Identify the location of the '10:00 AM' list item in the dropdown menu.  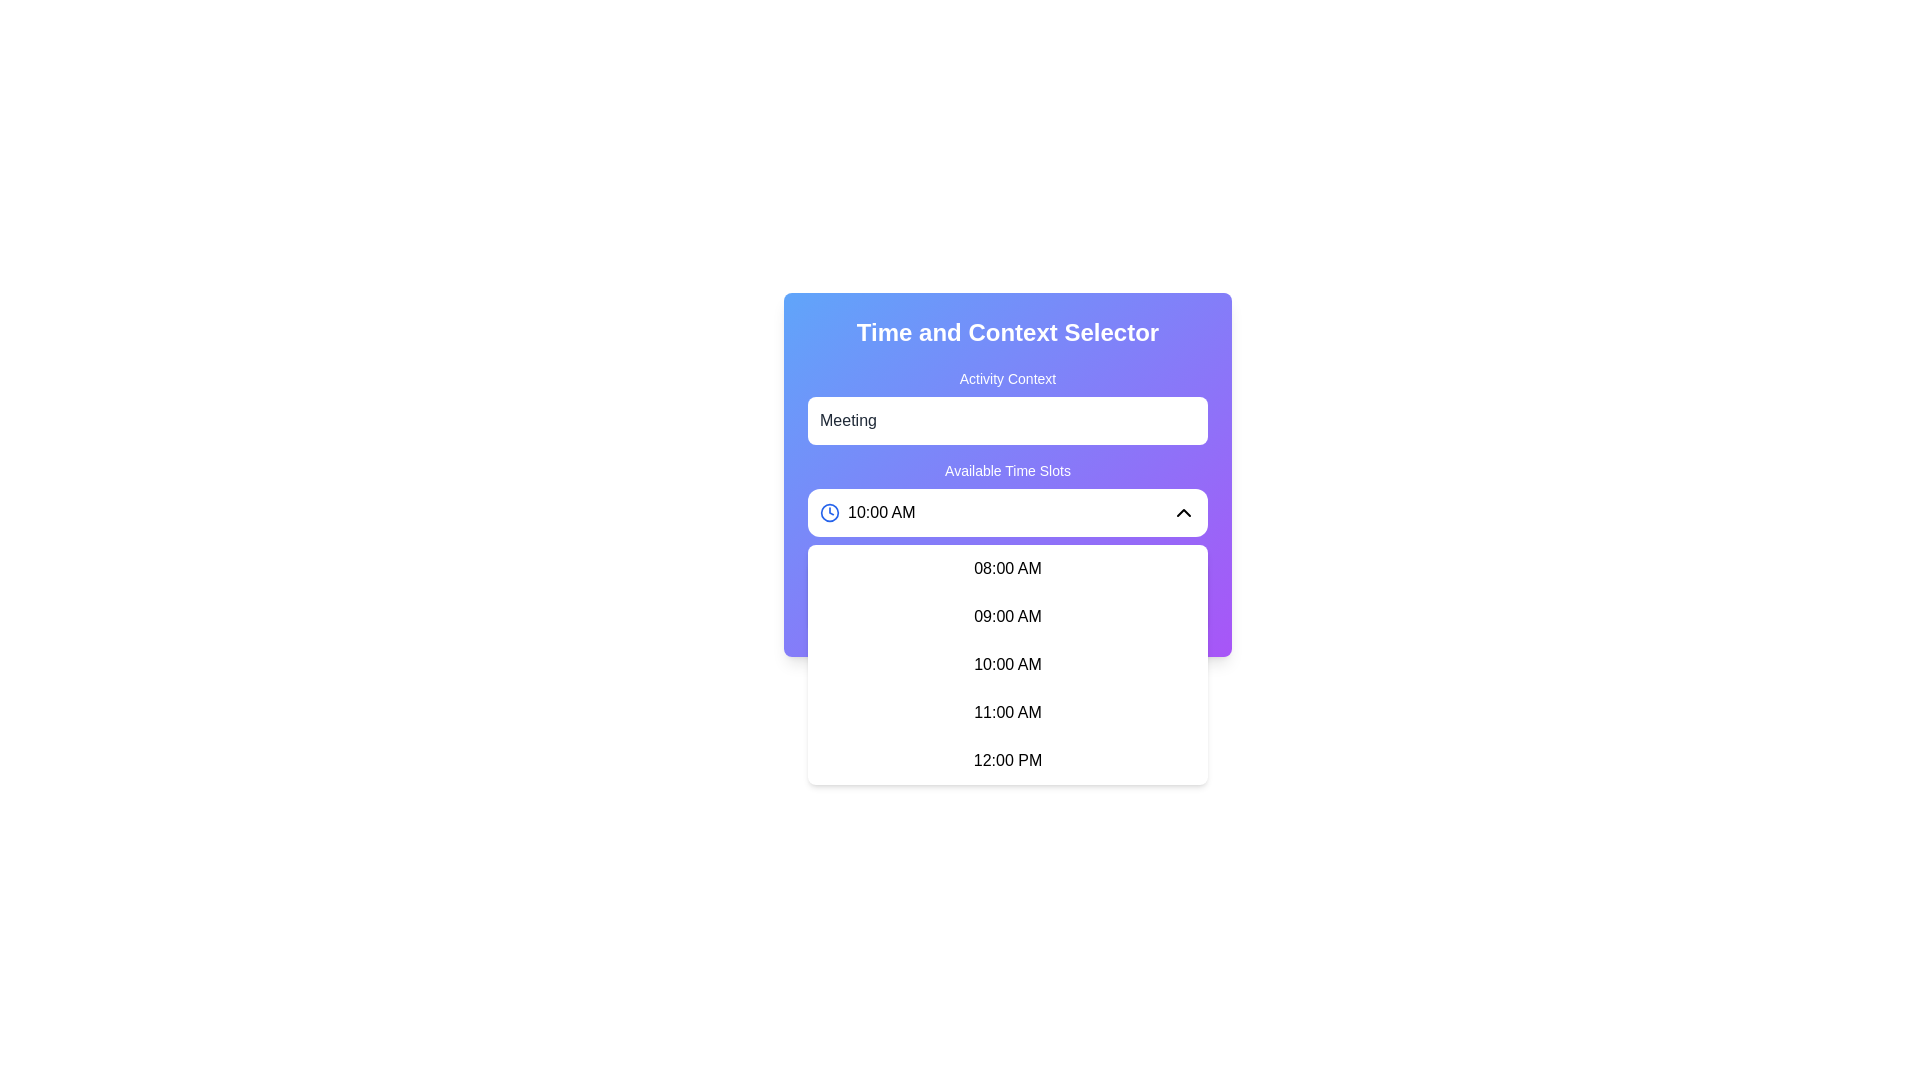
(1008, 664).